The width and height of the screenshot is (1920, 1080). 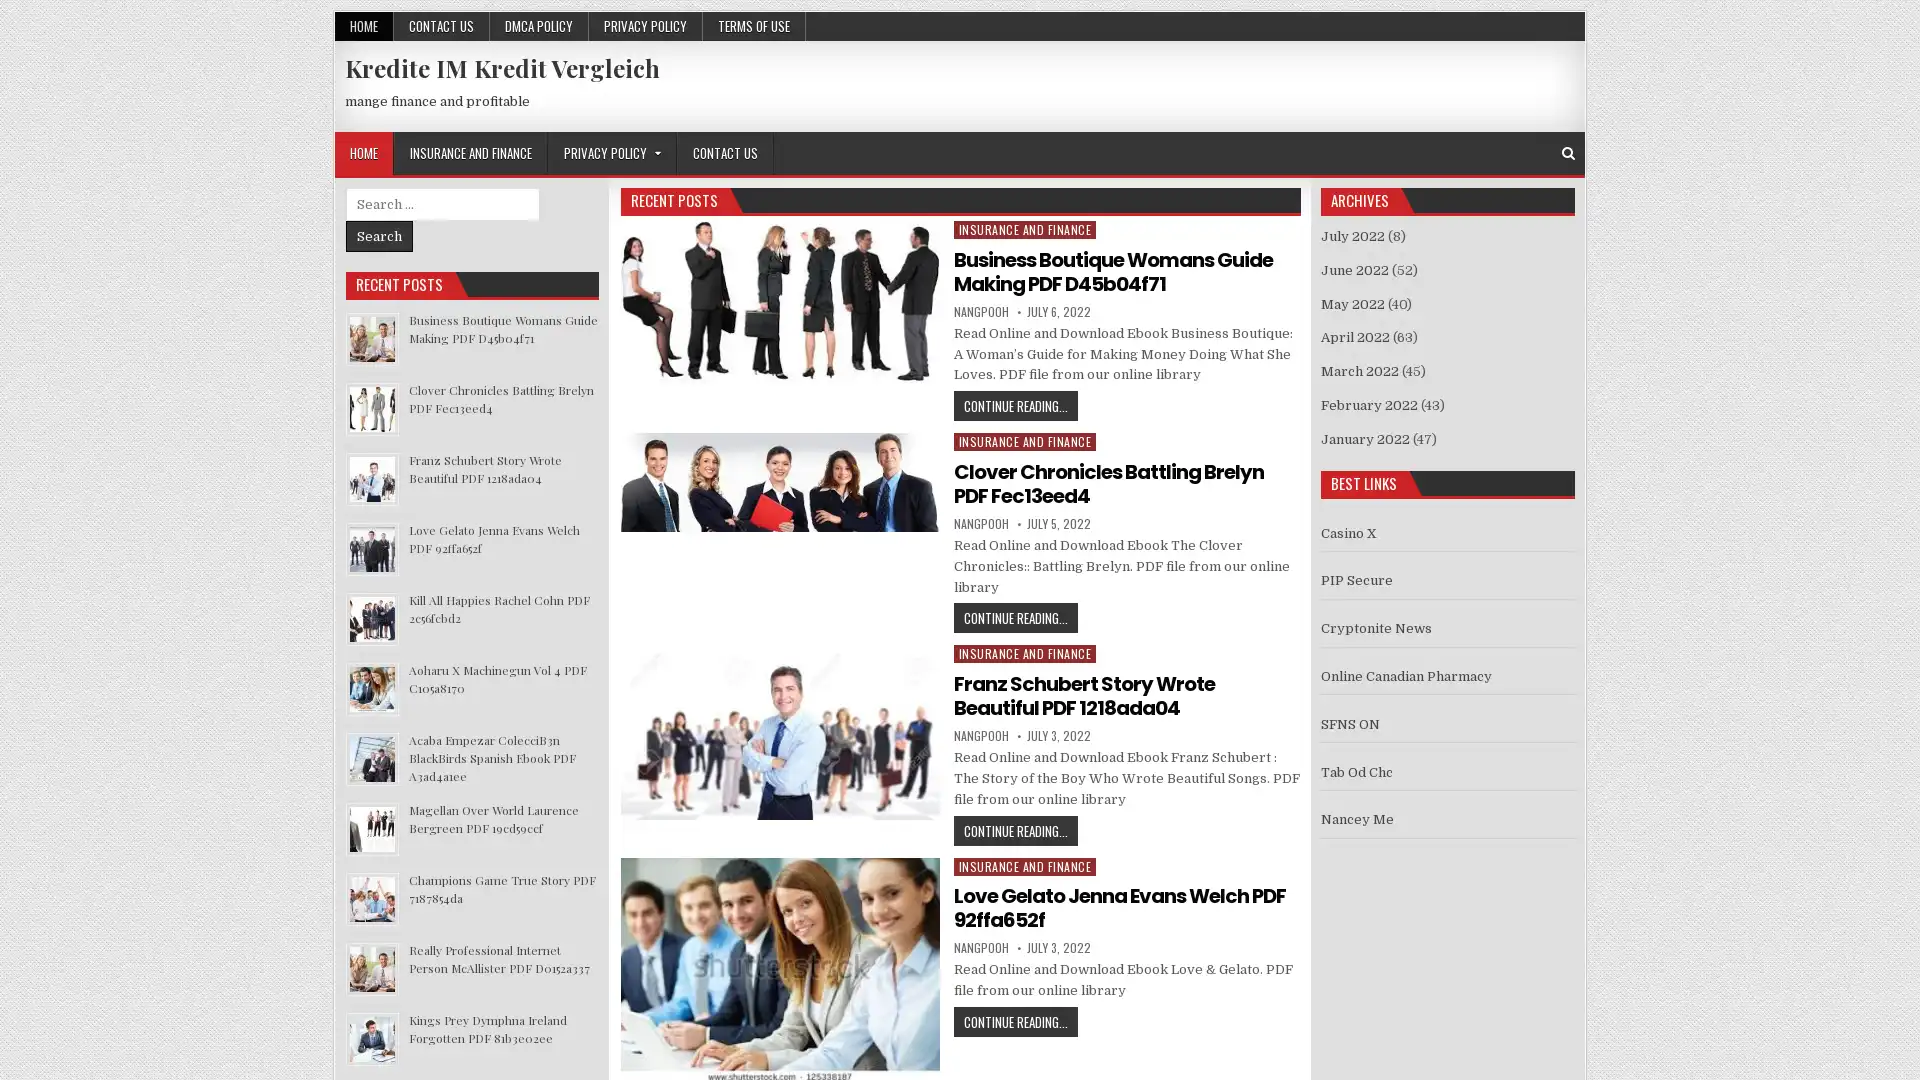 What do you see at coordinates (378, 235) in the screenshot?
I see `Search` at bounding box center [378, 235].